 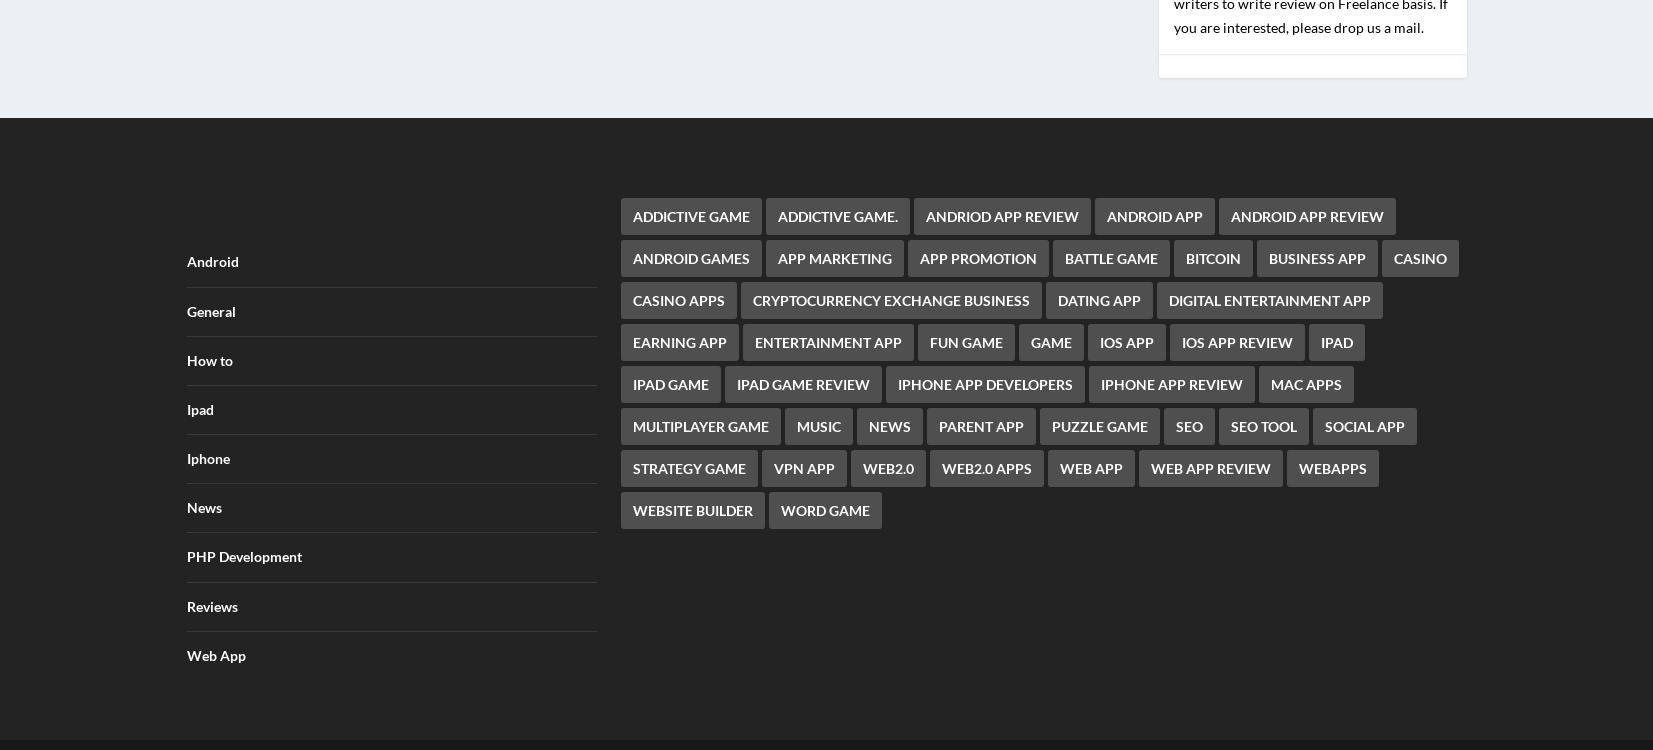 What do you see at coordinates (1365, 413) in the screenshot?
I see `'Social App'` at bounding box center [1365, 413].